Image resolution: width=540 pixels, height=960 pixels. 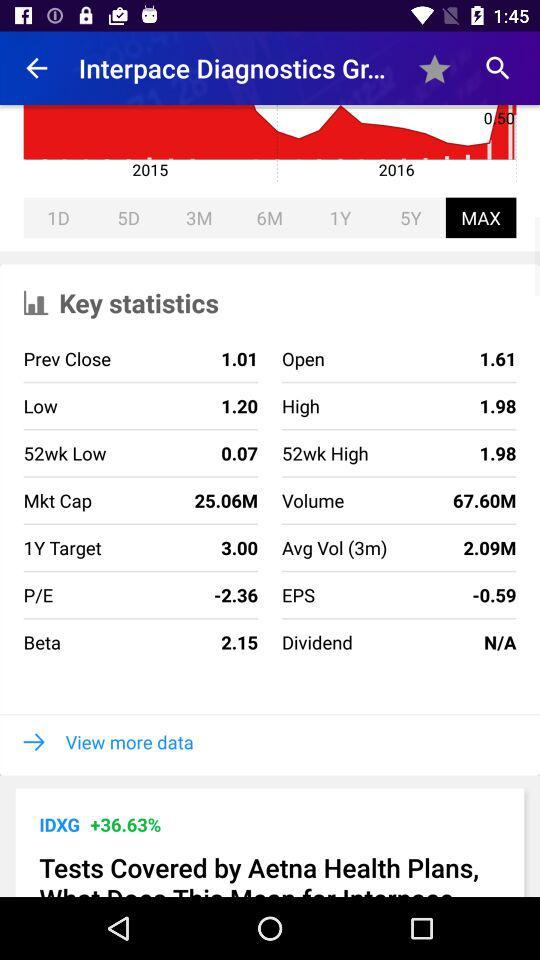 What do you see at coordinates (325, 453) in the screenshot?
I see `item to the right of 1.20` at bounding box center [325, 453].